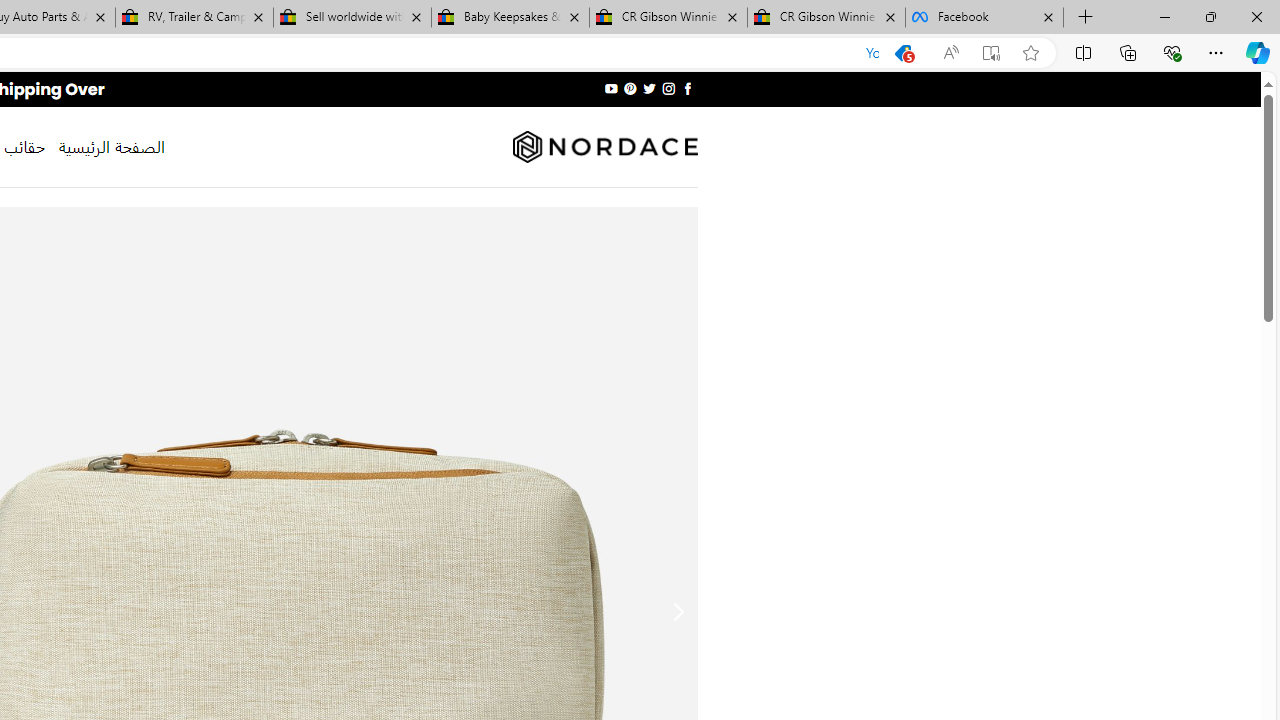  I want to click on 'Follow on YouTube', so click(610, 88).